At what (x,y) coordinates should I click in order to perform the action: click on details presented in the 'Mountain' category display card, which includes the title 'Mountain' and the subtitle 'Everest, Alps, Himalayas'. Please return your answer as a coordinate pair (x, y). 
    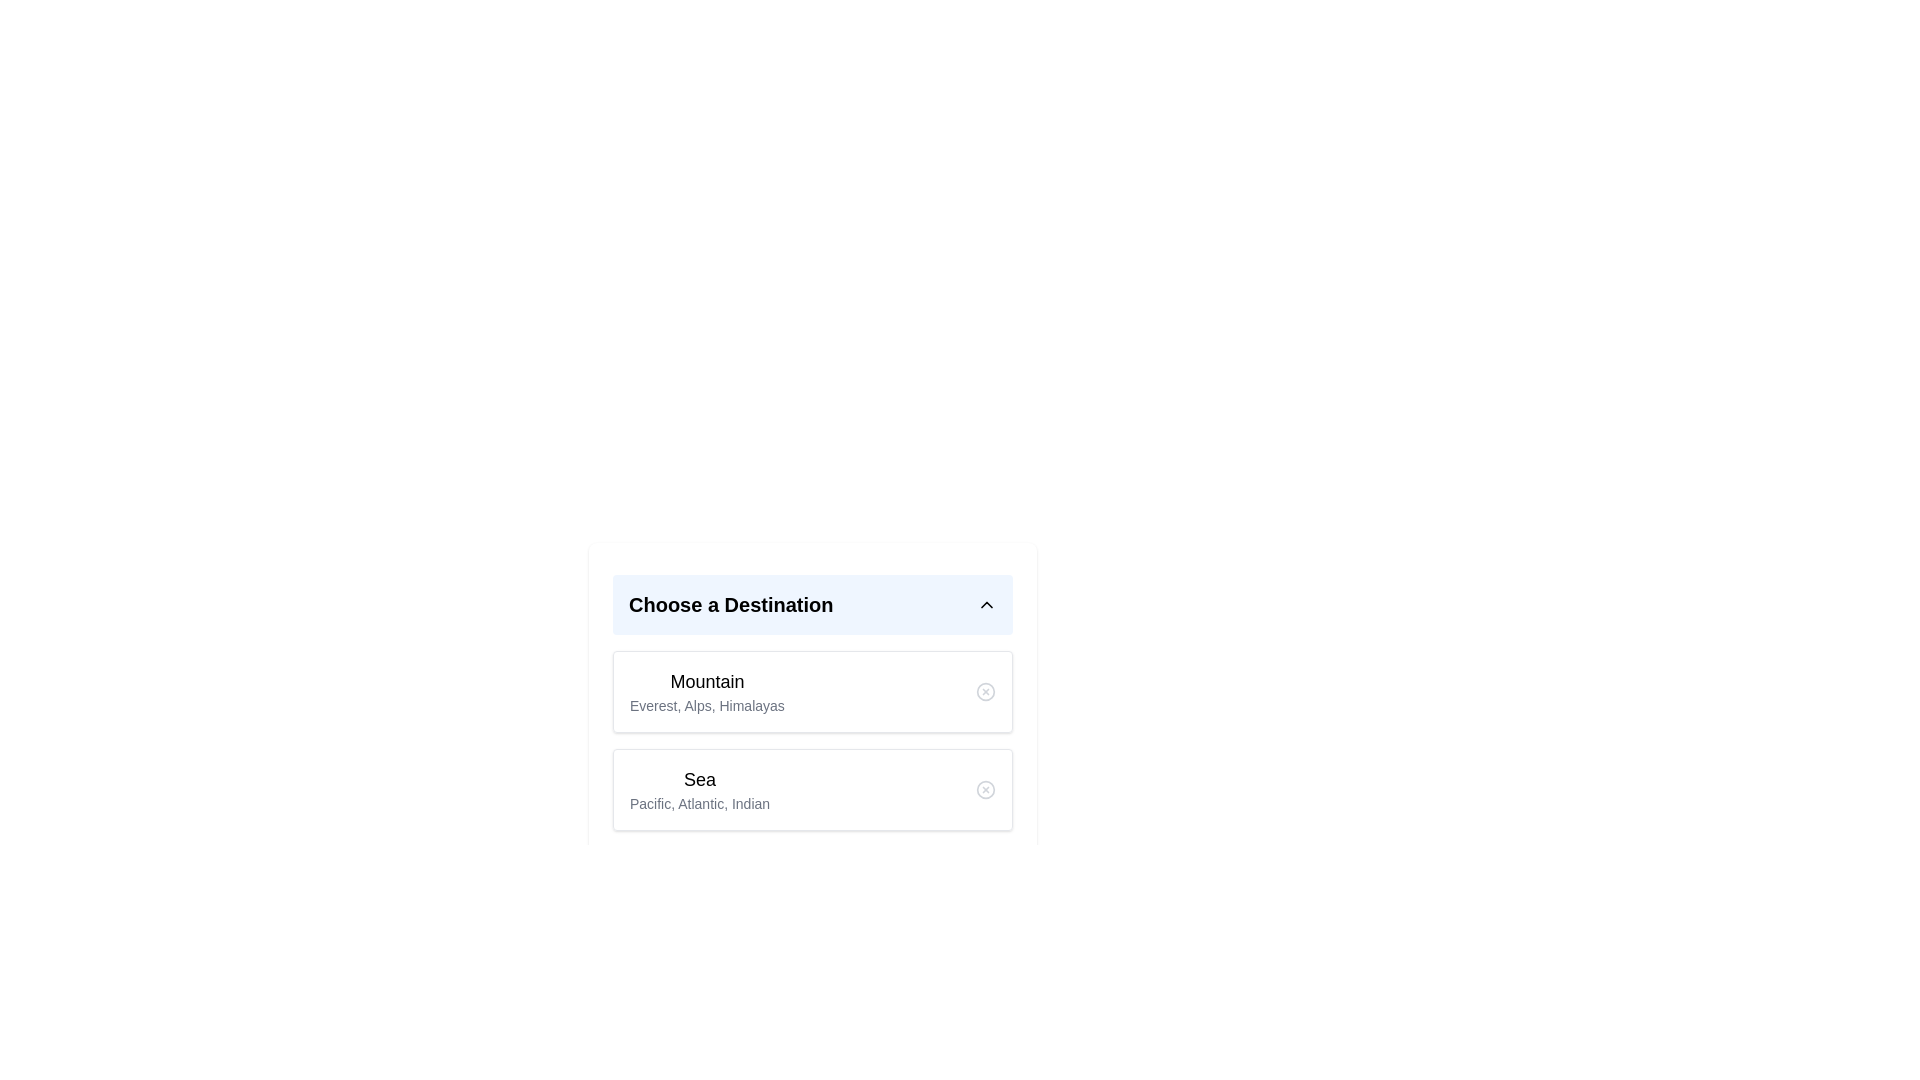
    Looking at the image, I should click on (812, 690).